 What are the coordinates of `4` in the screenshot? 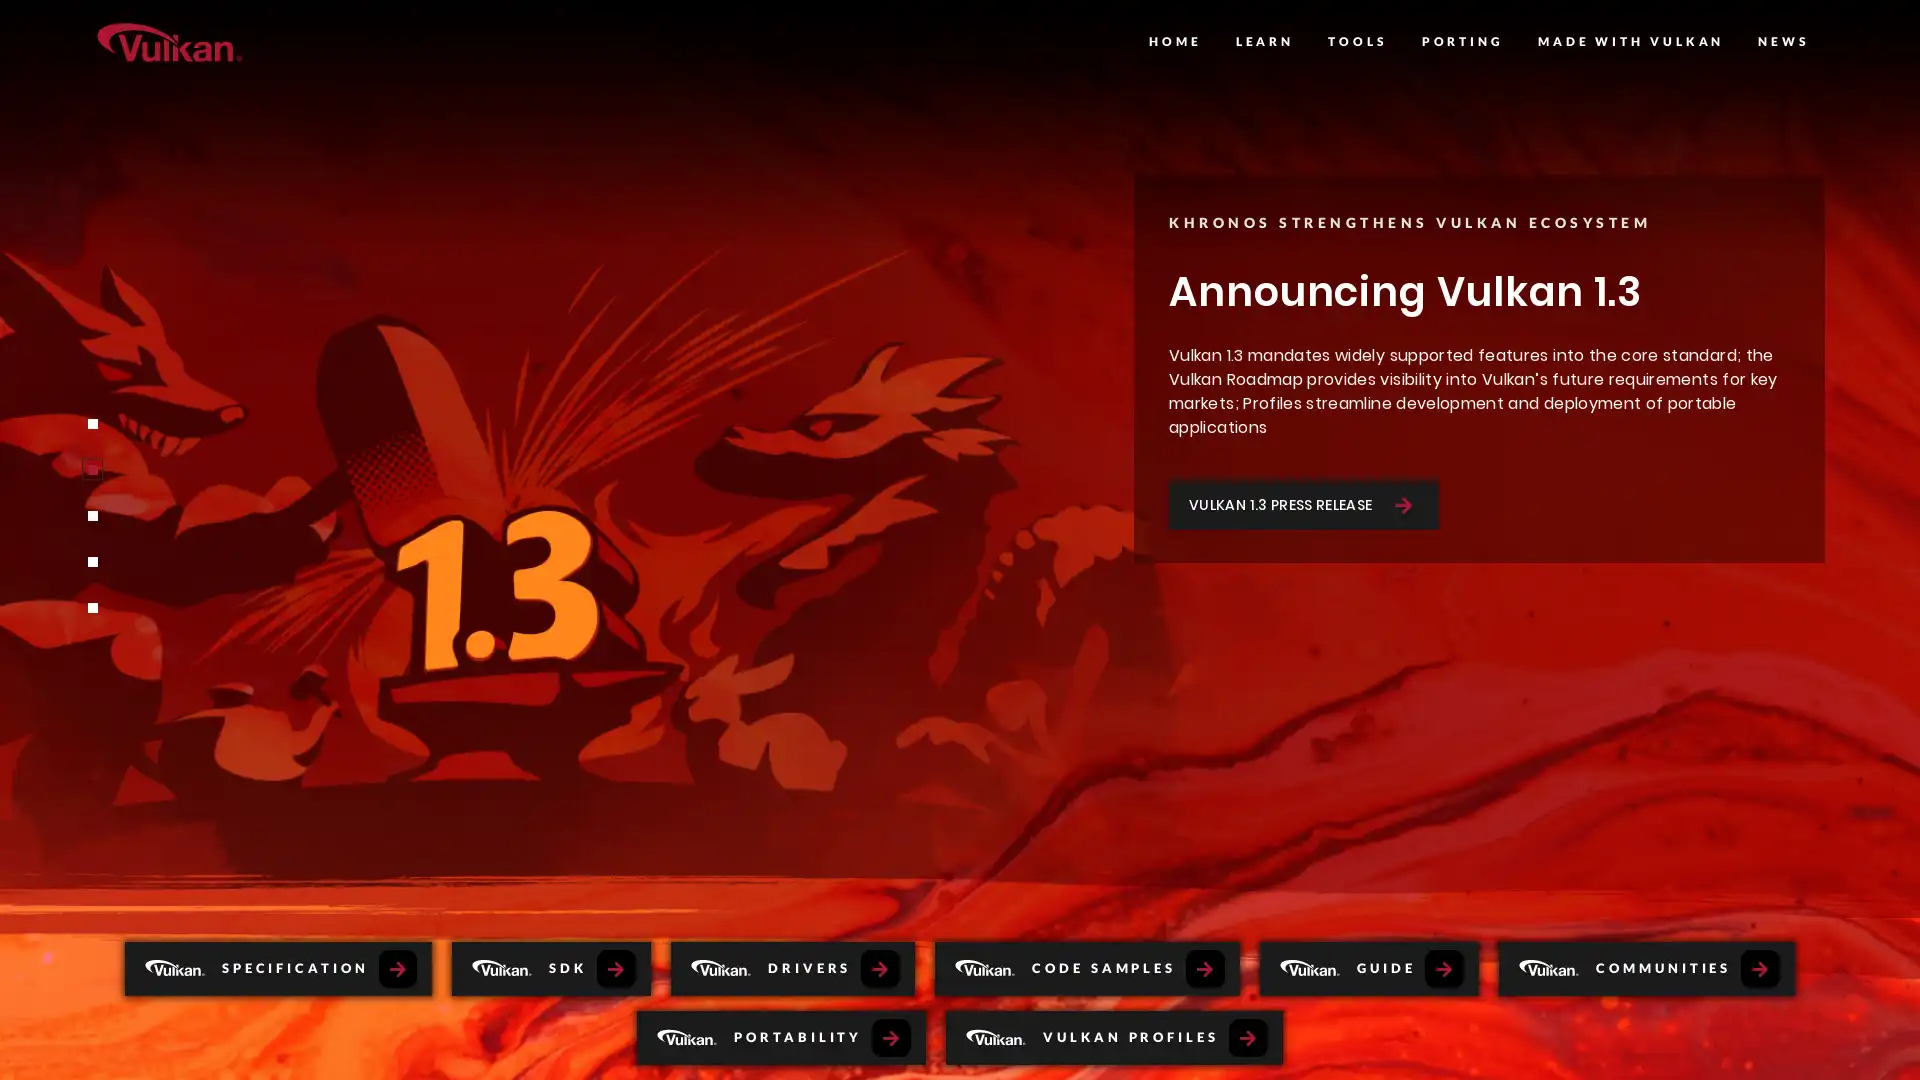 It's located at (90, 562).